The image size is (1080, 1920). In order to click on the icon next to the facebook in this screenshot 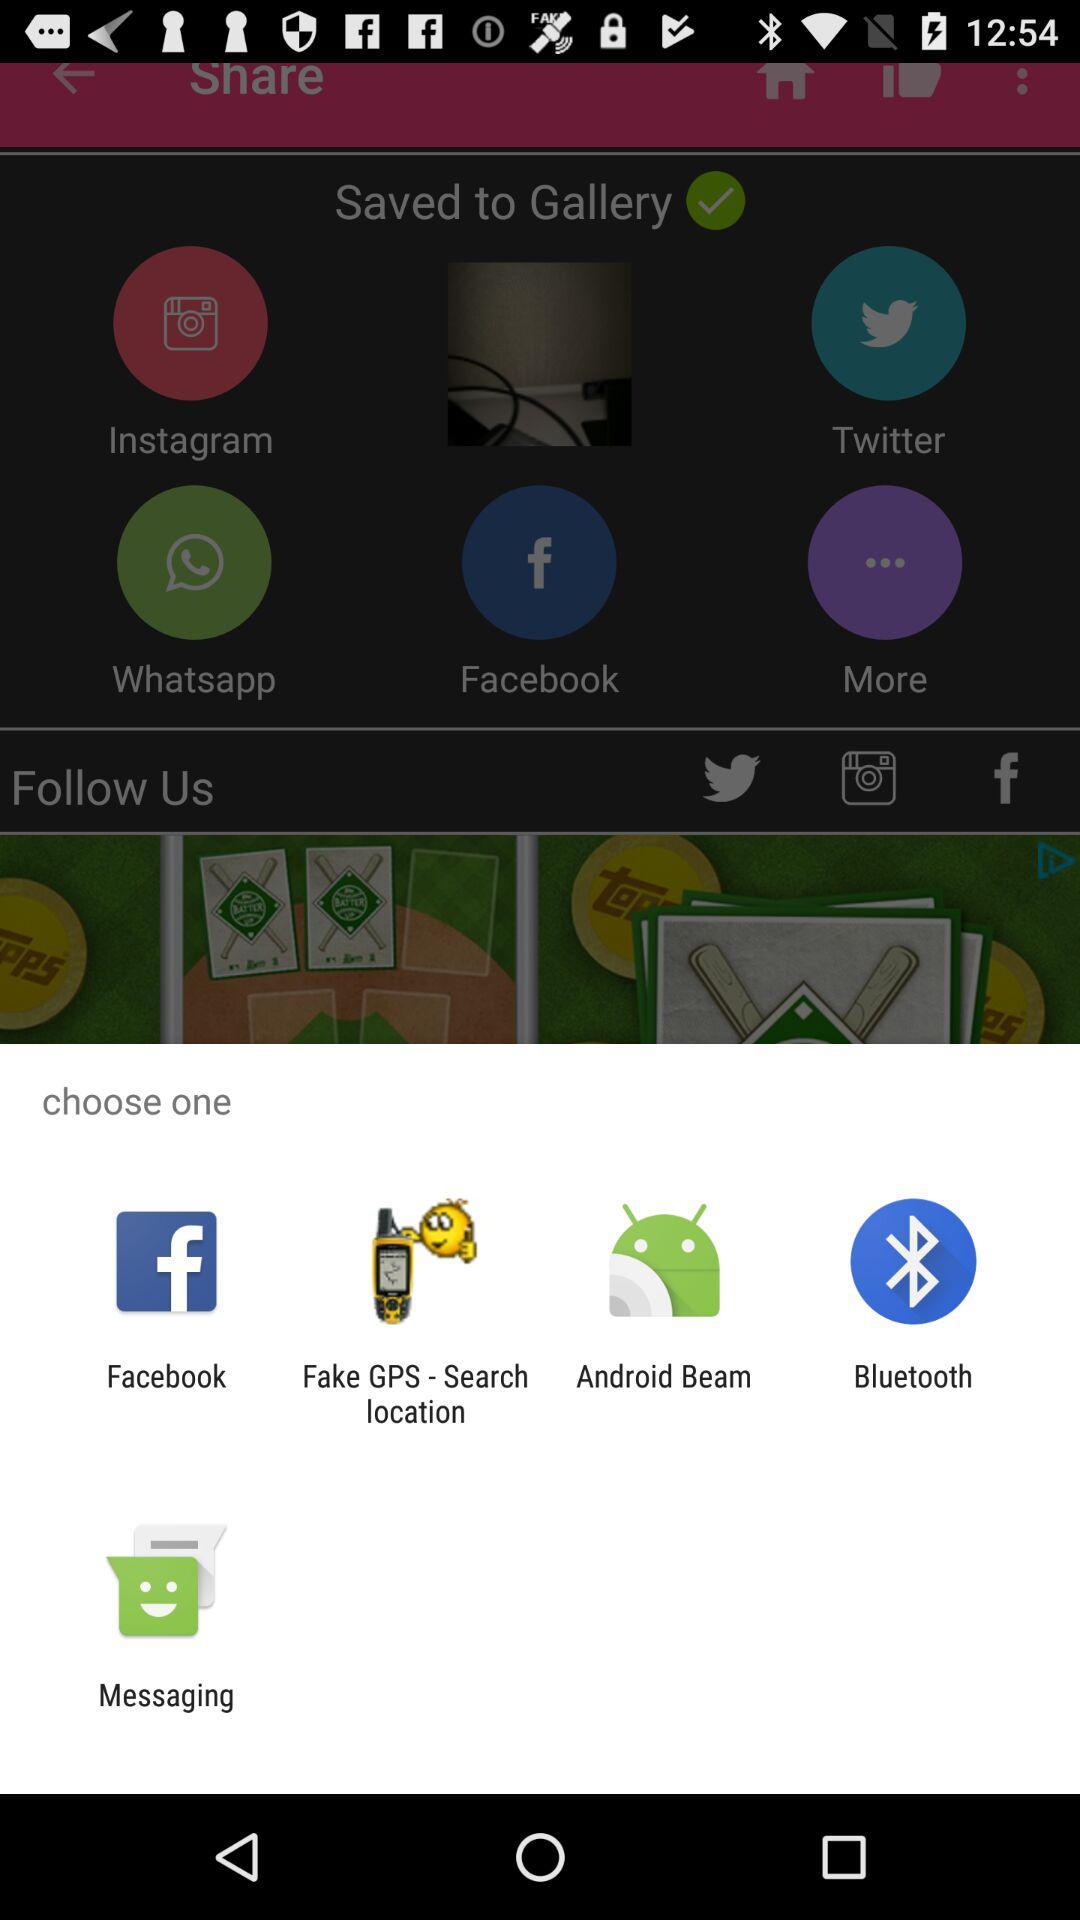, I will do `click(414, 1392)`.